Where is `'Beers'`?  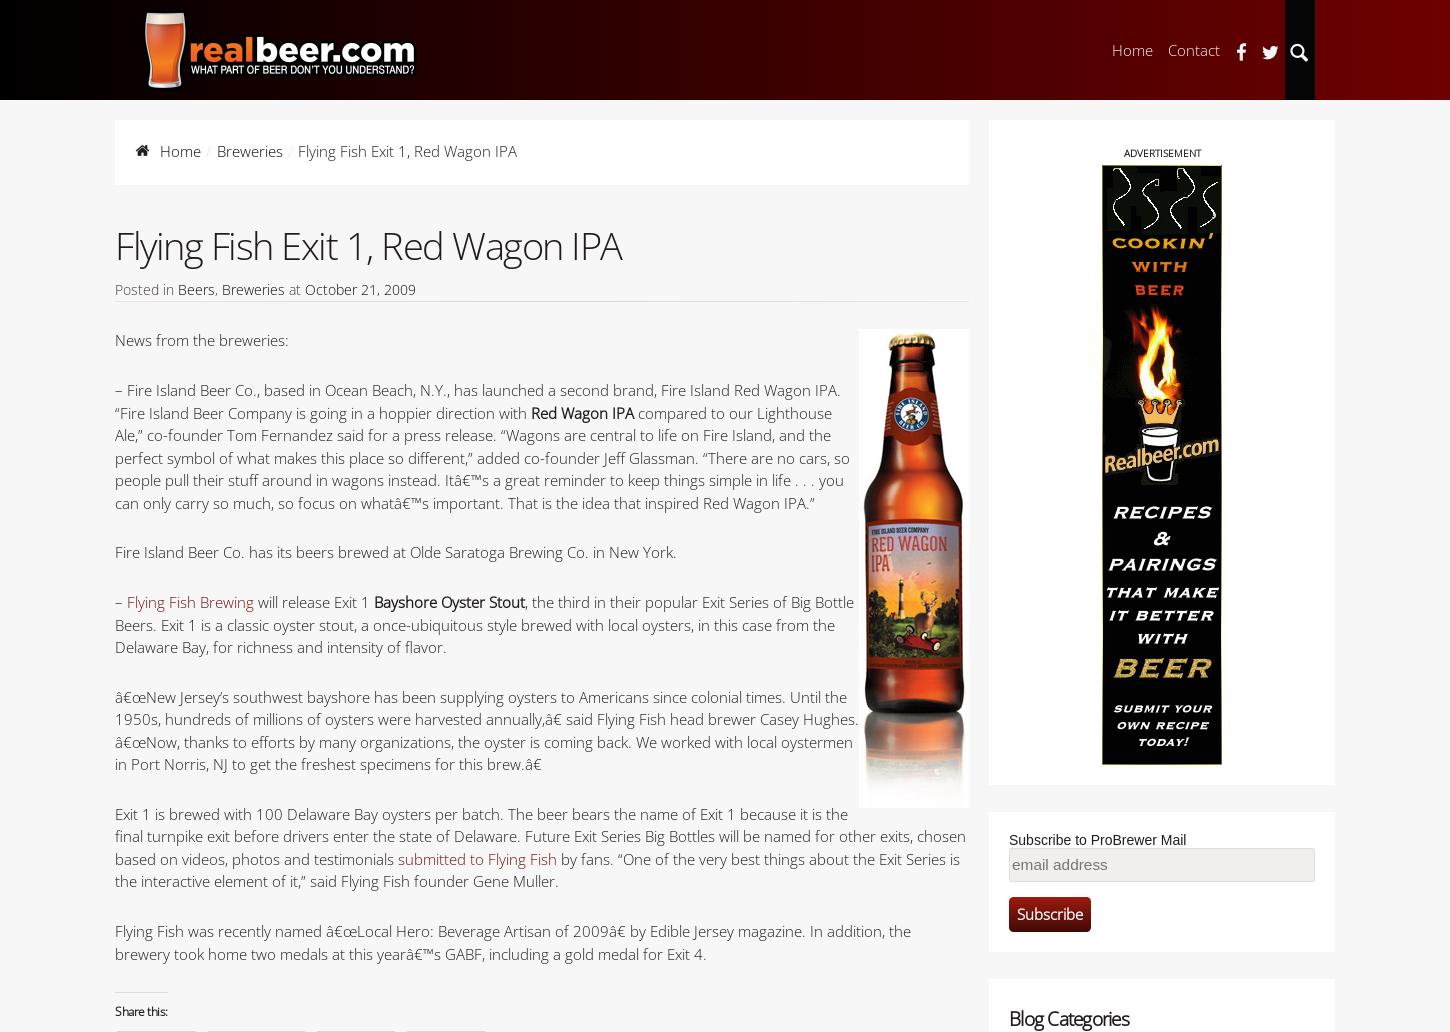 'Beers' is located at coordinates (195, 288).